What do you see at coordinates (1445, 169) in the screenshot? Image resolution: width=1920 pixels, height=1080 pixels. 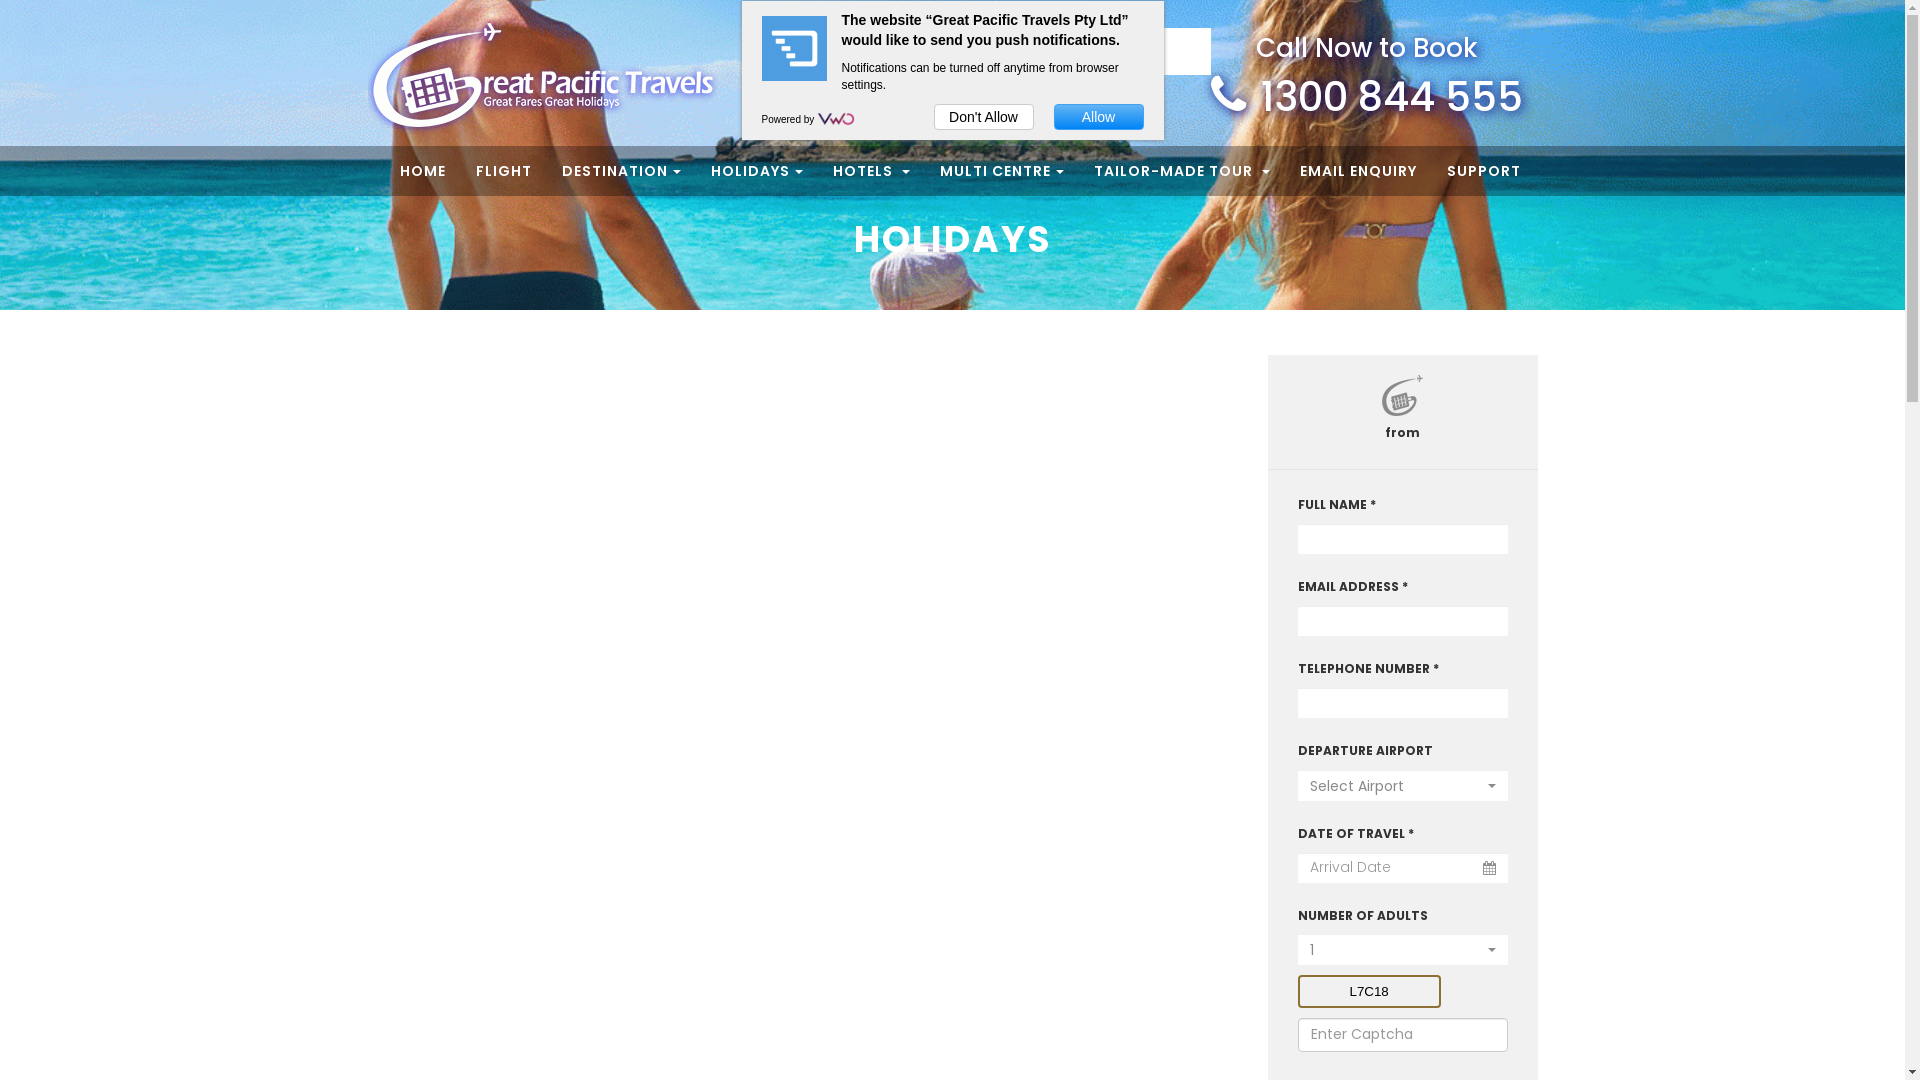 I see `'SUPPORT'` at bounding box center [1445, 169].